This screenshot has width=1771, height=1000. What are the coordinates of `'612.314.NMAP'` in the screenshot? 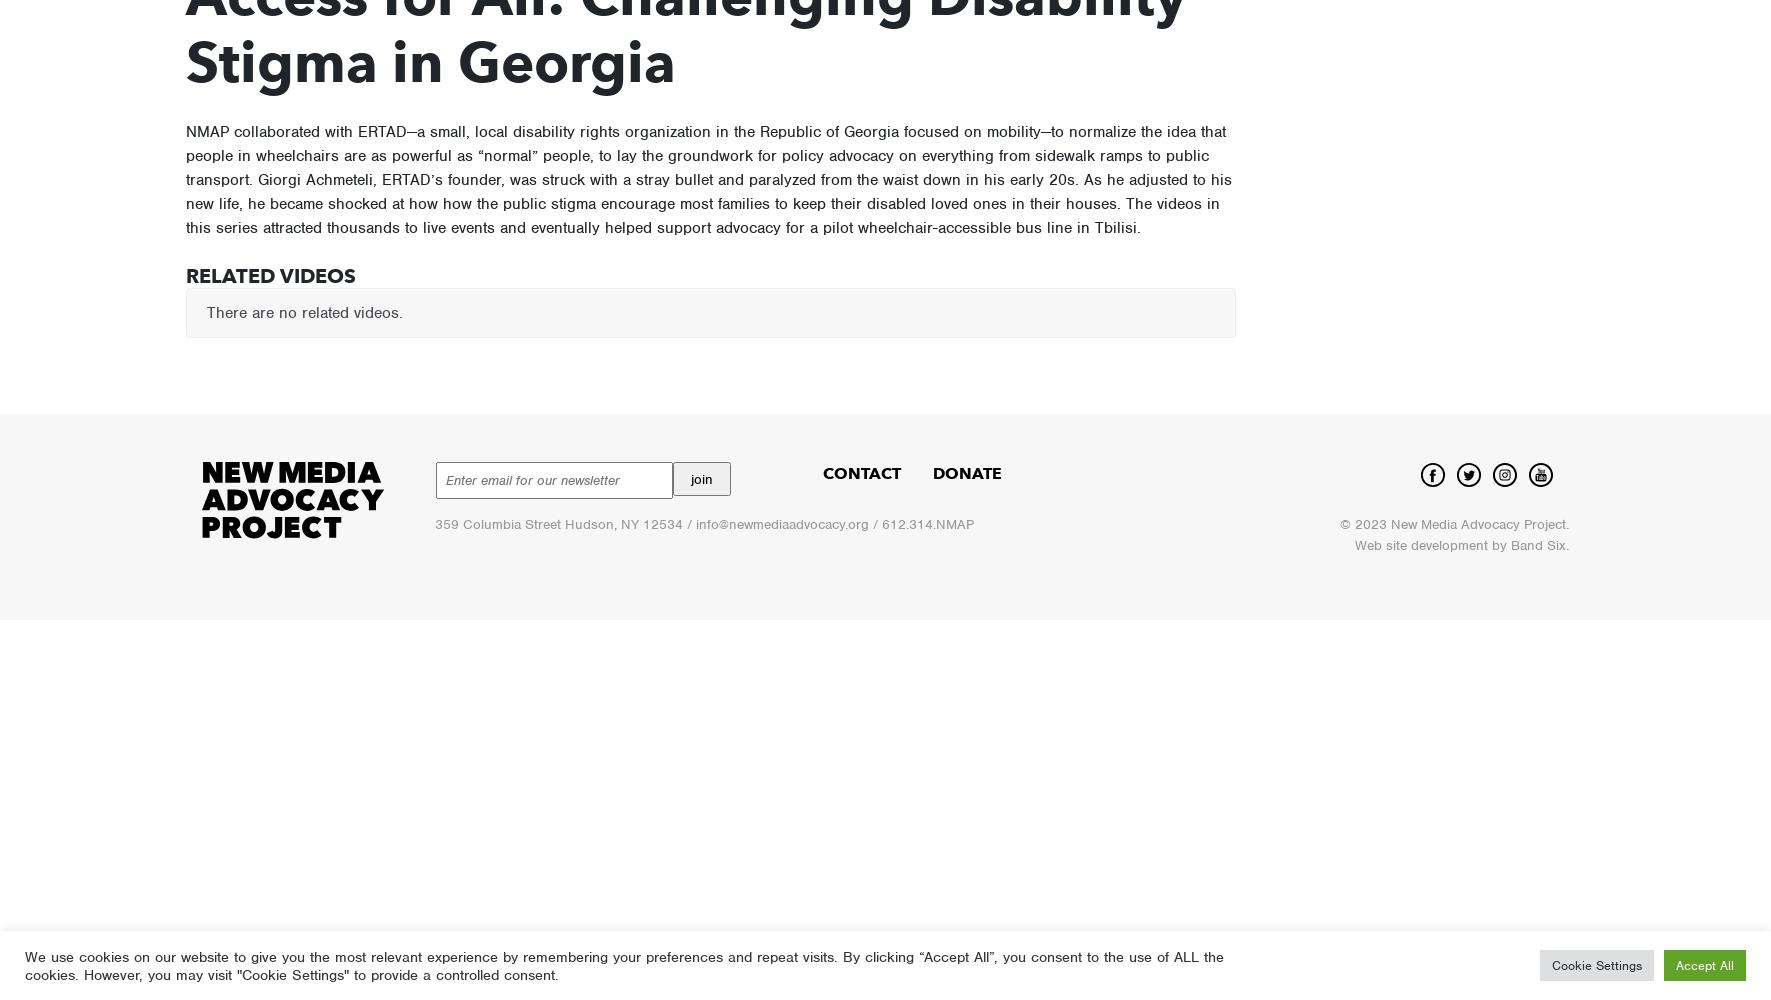 It's located at (926, 524).